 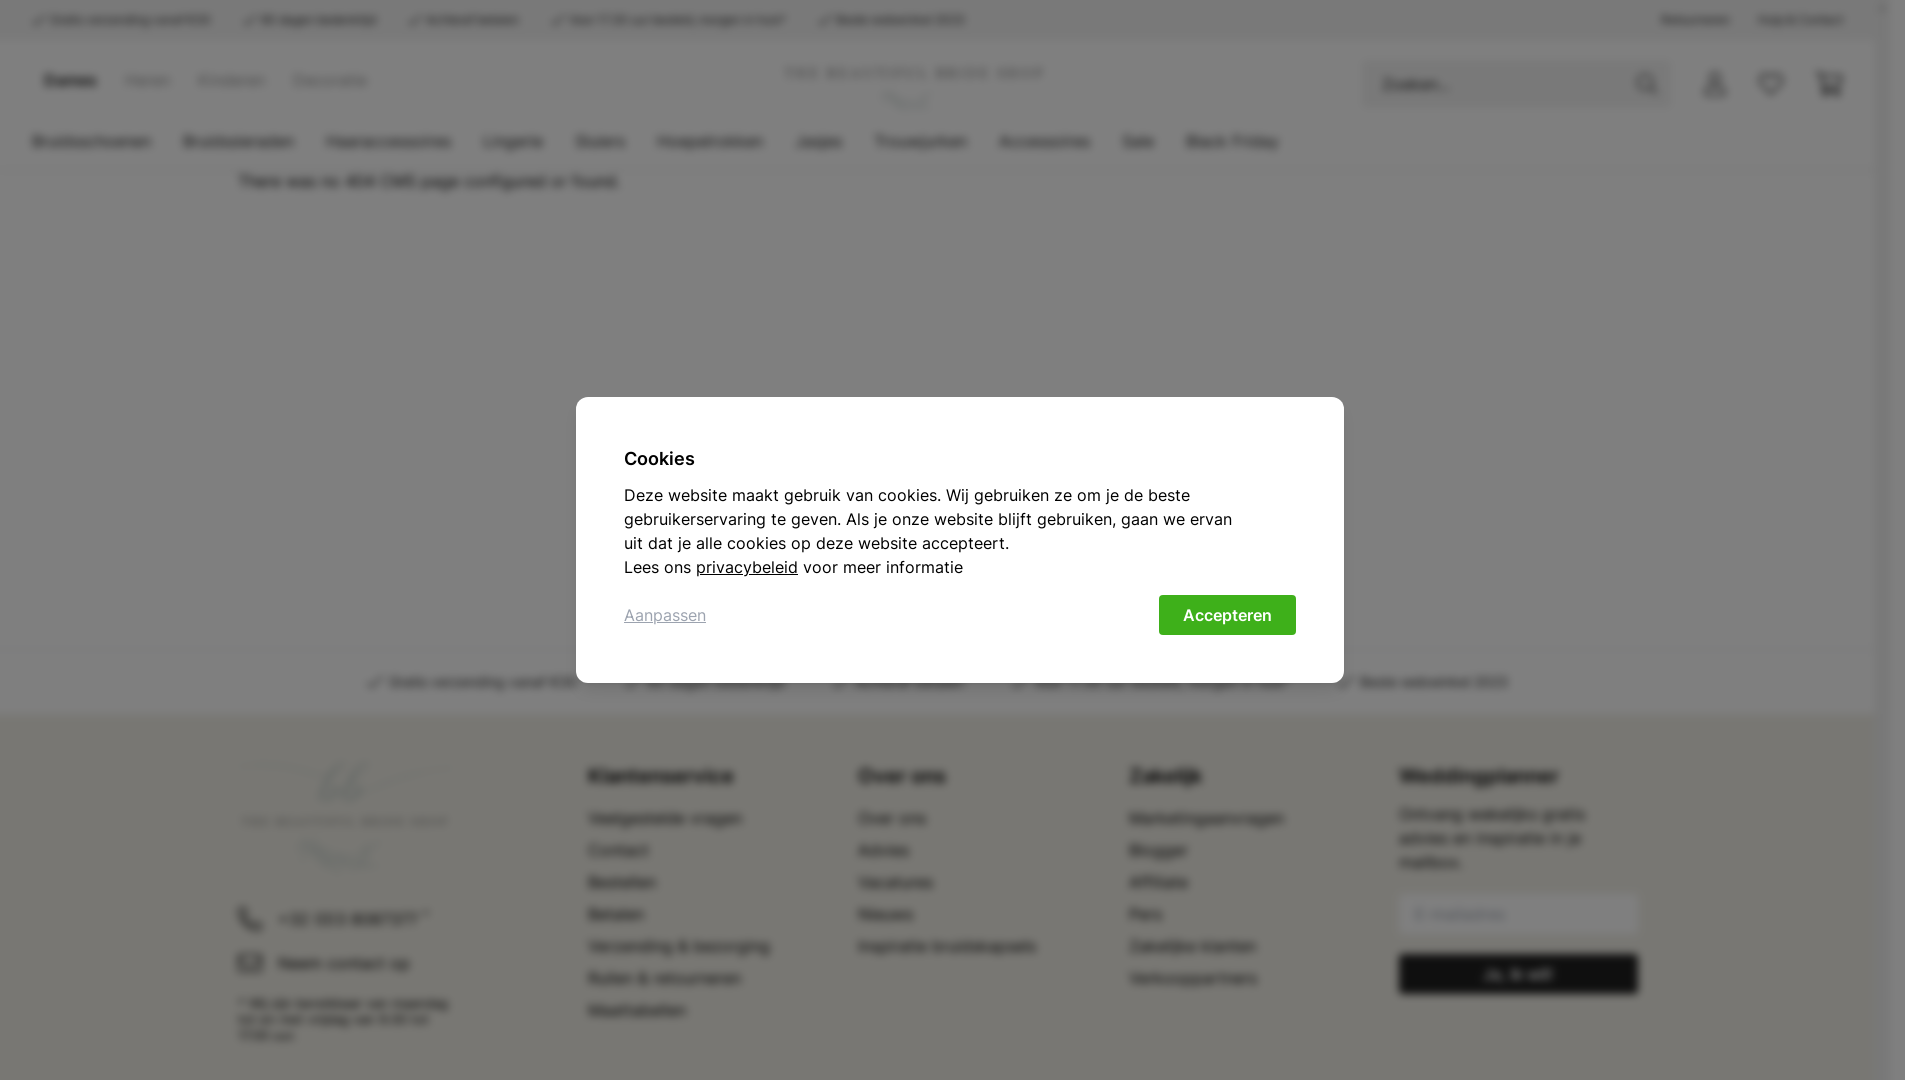 I want to click on 'Affiliate', so click(x=1128, y=881).